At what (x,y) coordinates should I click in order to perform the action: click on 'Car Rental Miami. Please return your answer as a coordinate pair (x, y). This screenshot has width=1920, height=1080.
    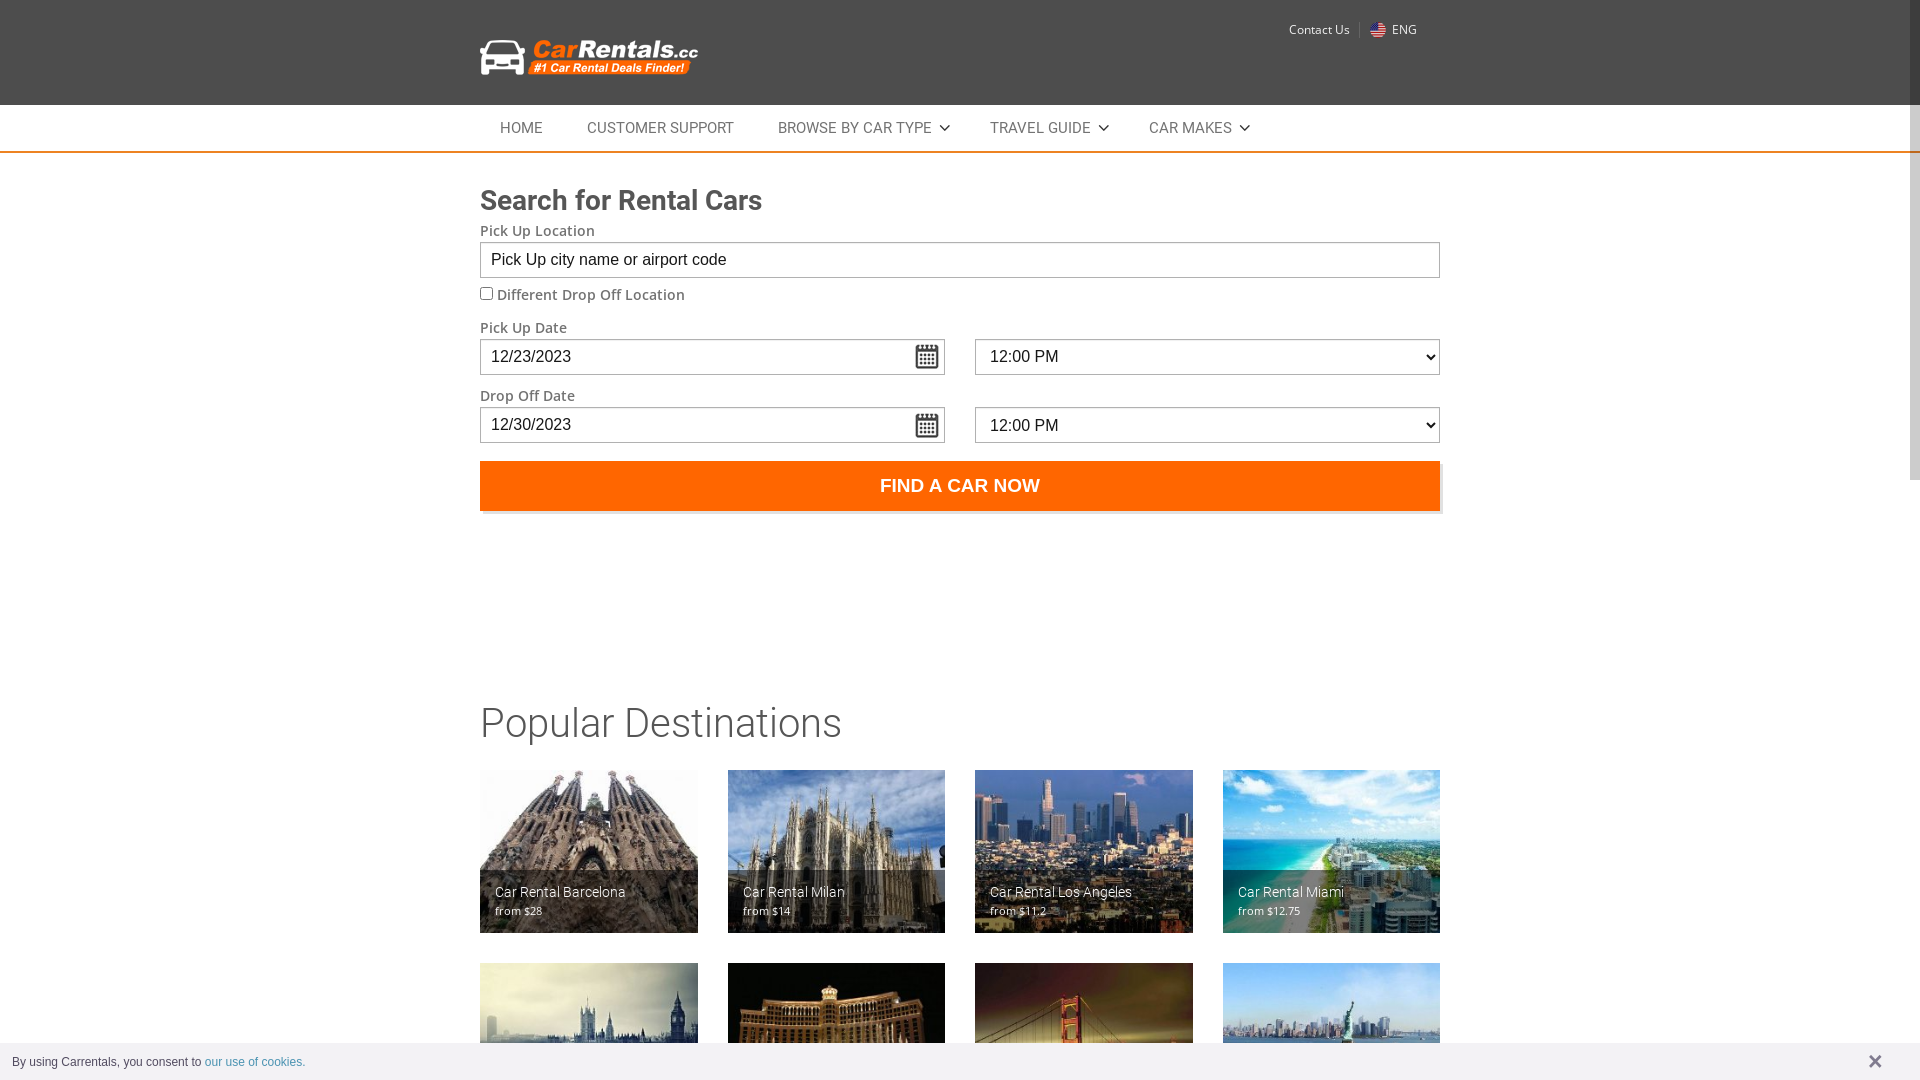
    Looking at the image, I should click on (1330, 852).